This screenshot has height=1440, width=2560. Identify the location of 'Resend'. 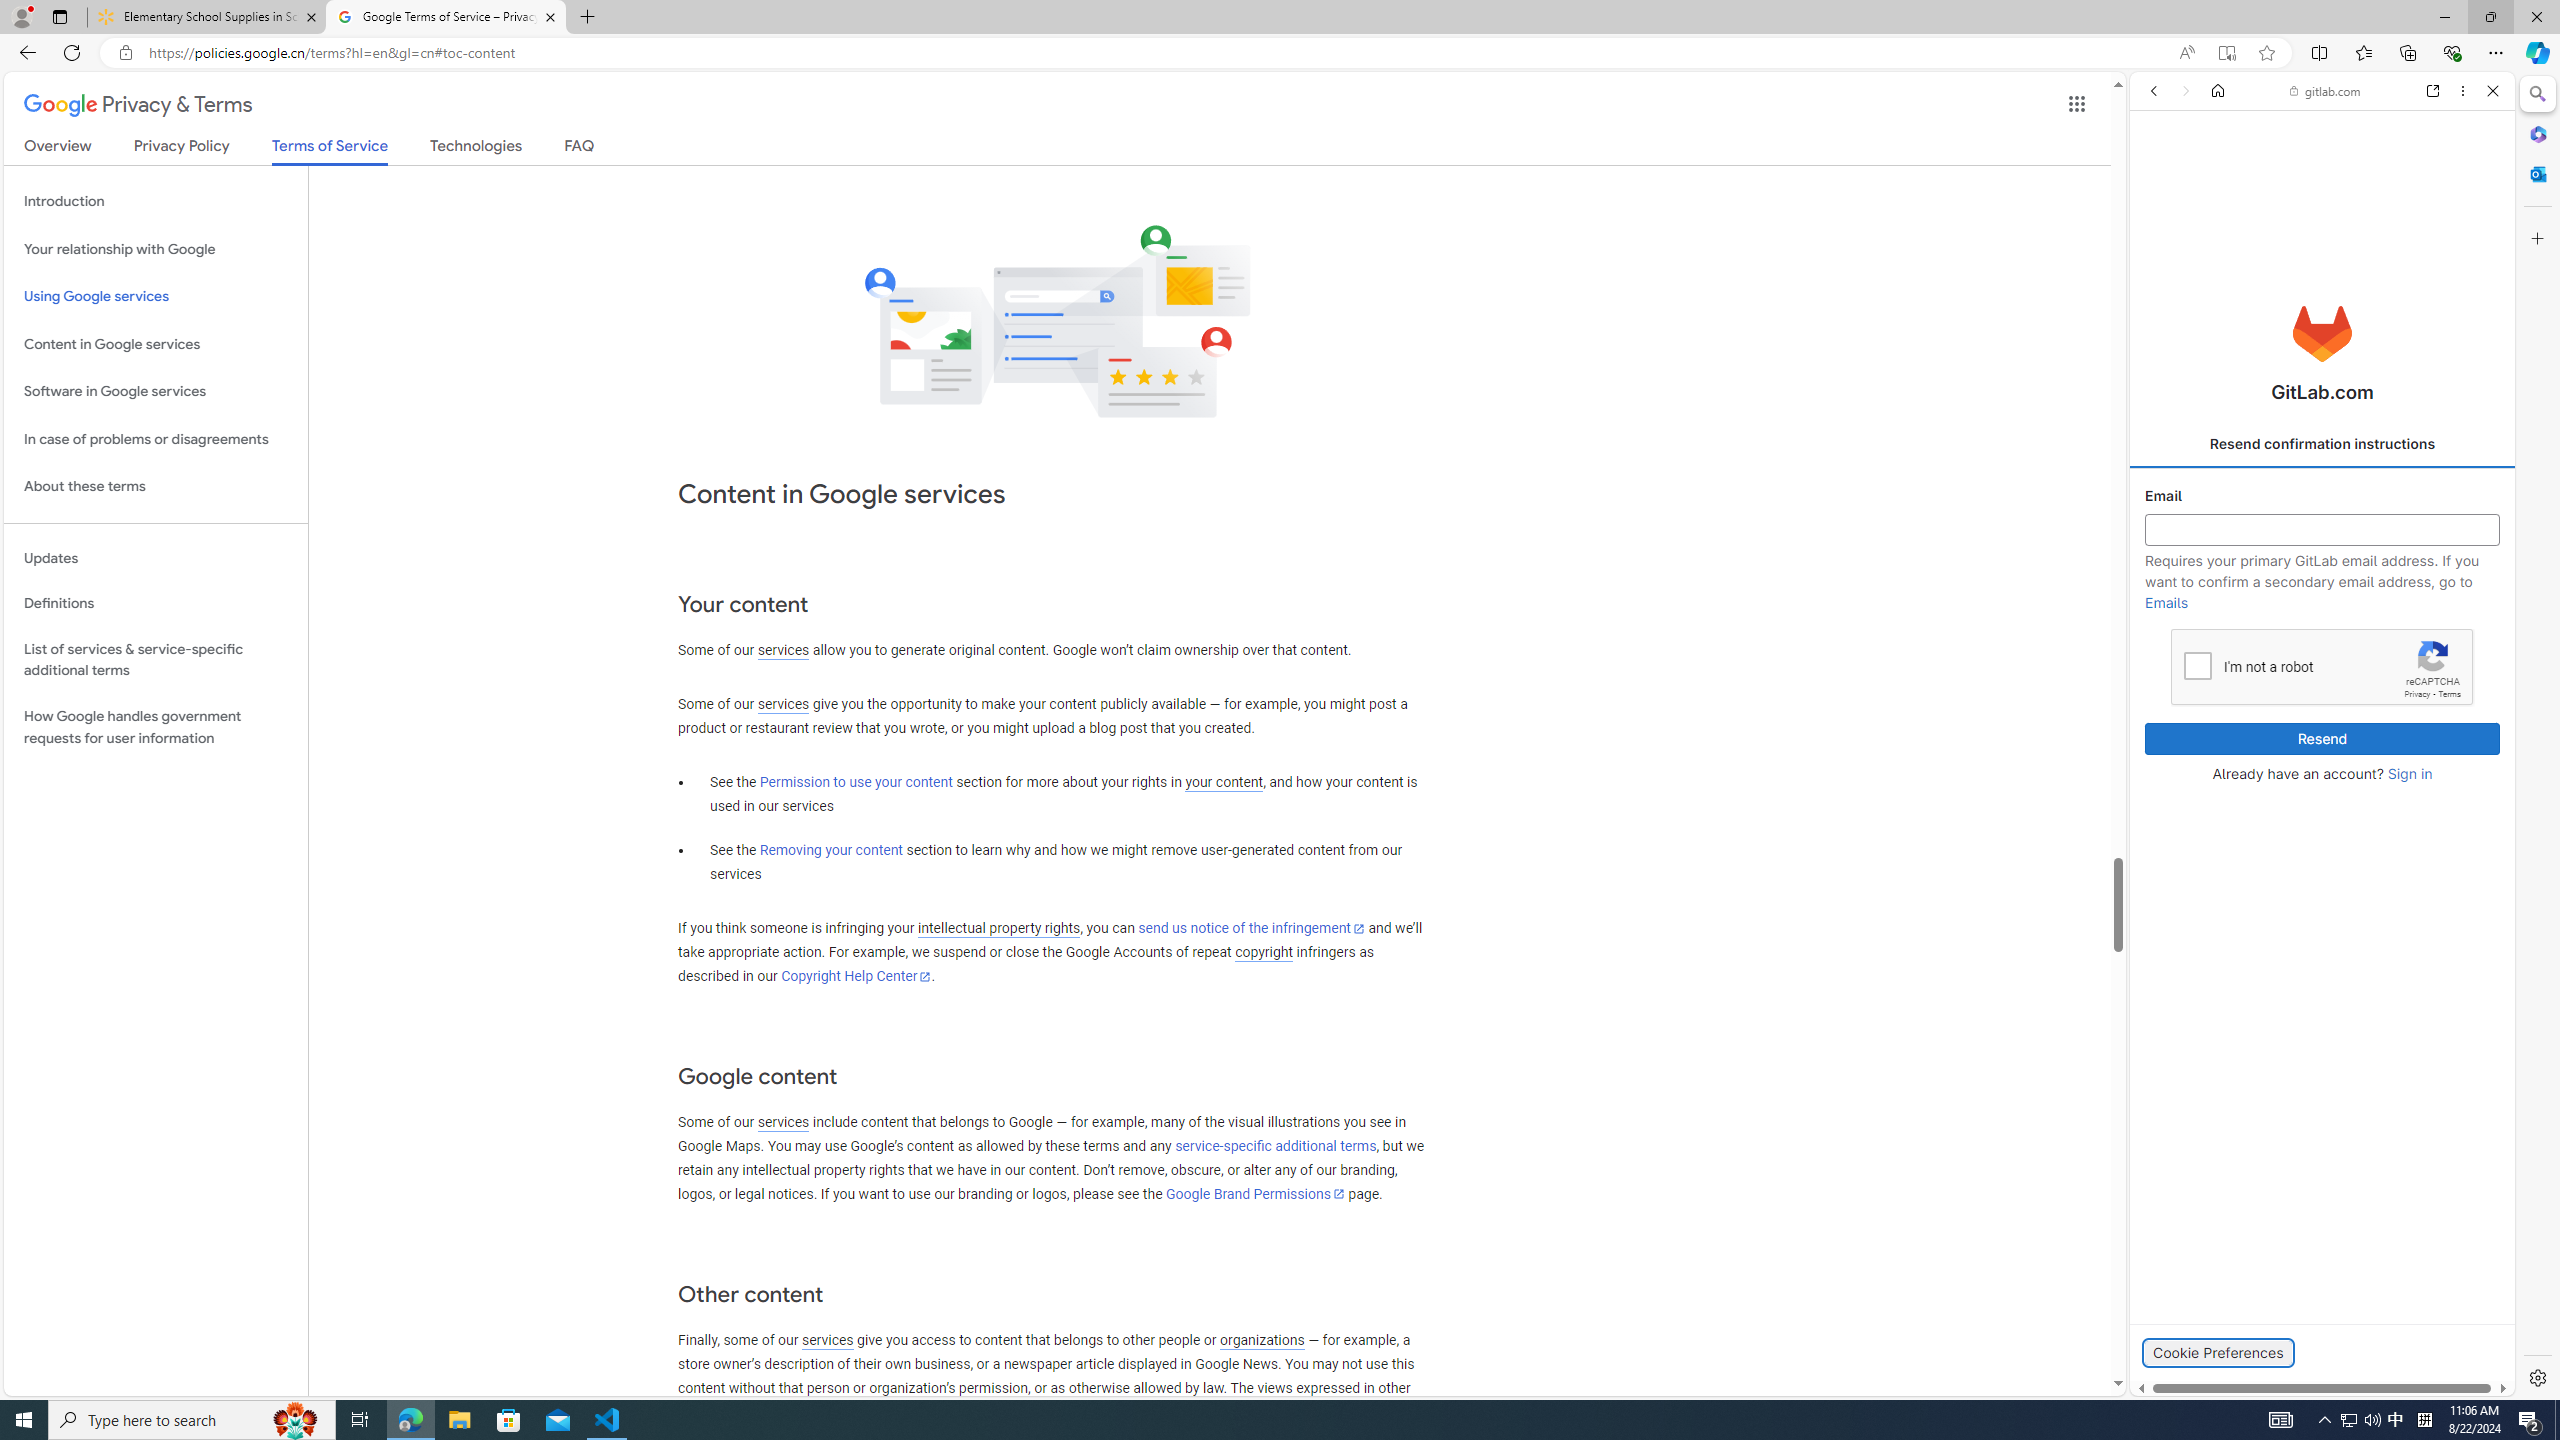
(2323, 739).